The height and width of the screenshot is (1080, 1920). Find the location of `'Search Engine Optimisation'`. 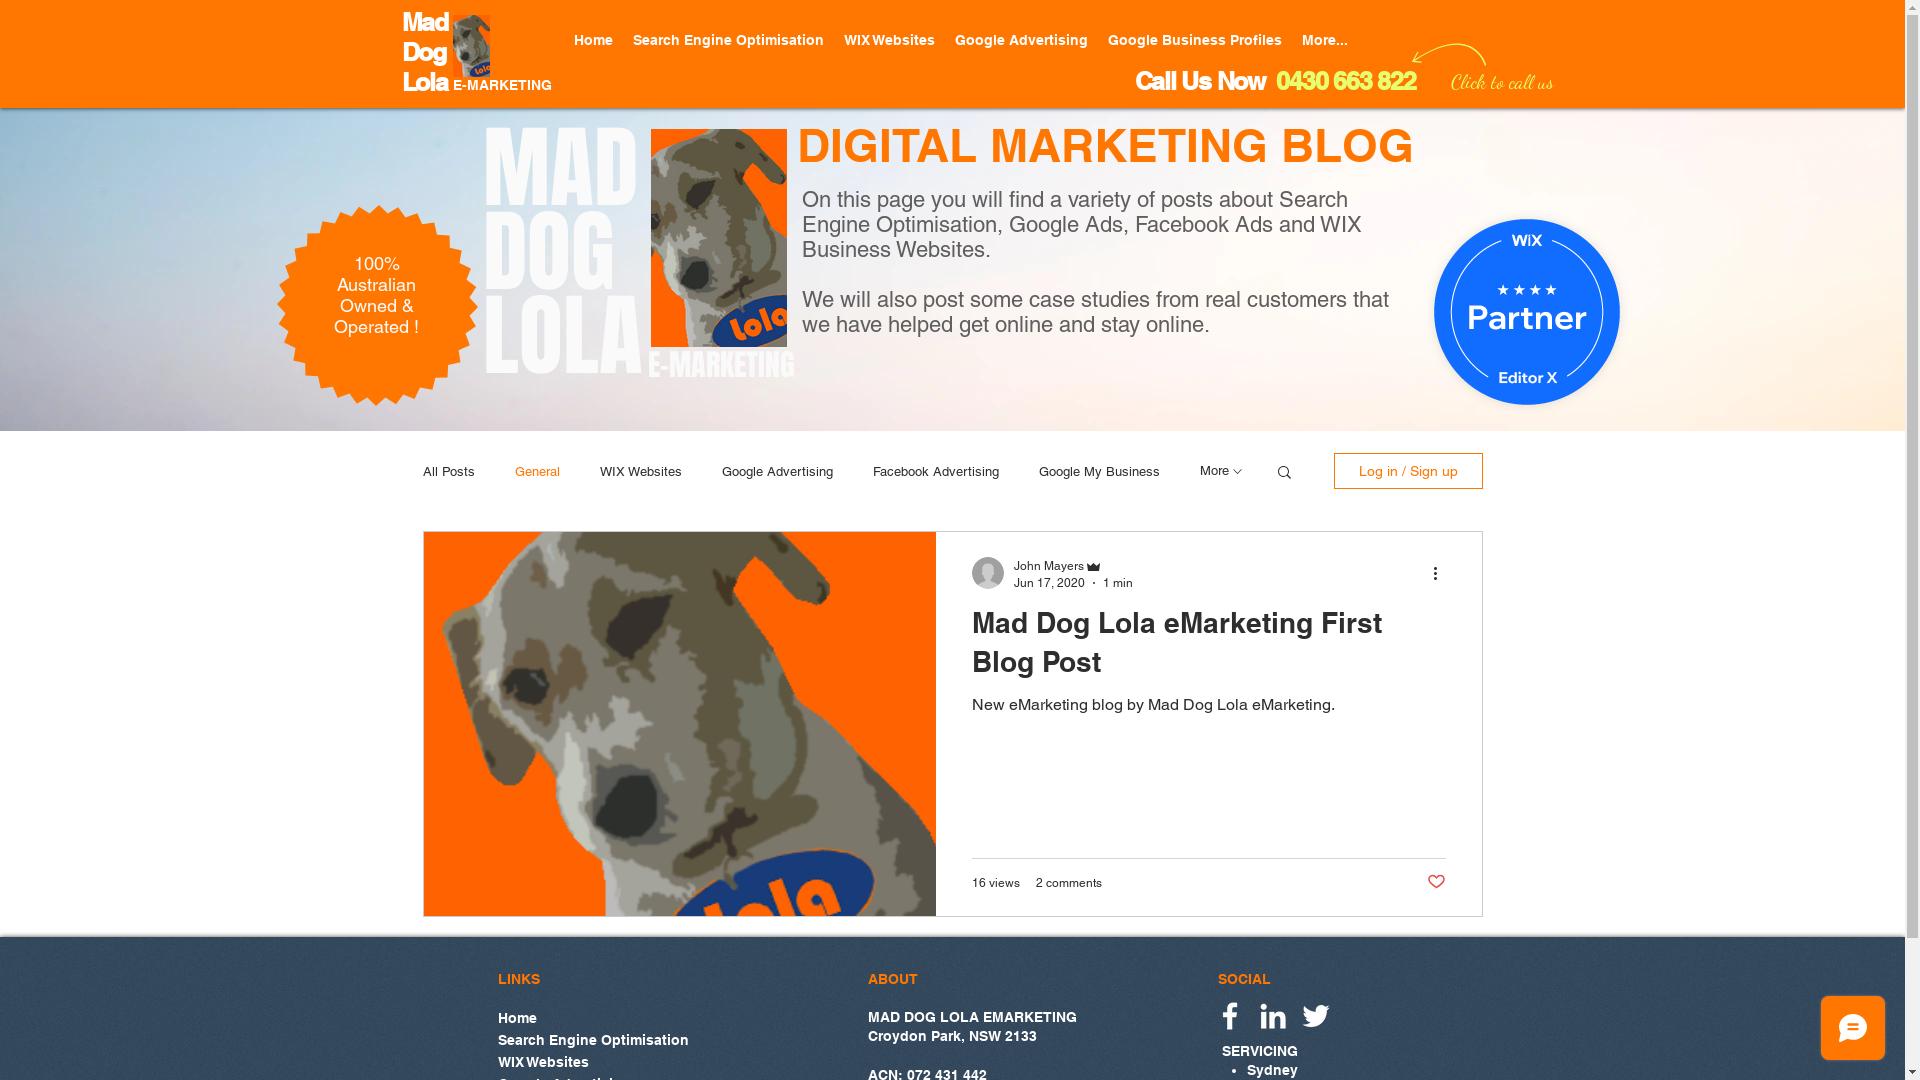

'Search Engine Optimisation' is located at coordinates (726, 40).